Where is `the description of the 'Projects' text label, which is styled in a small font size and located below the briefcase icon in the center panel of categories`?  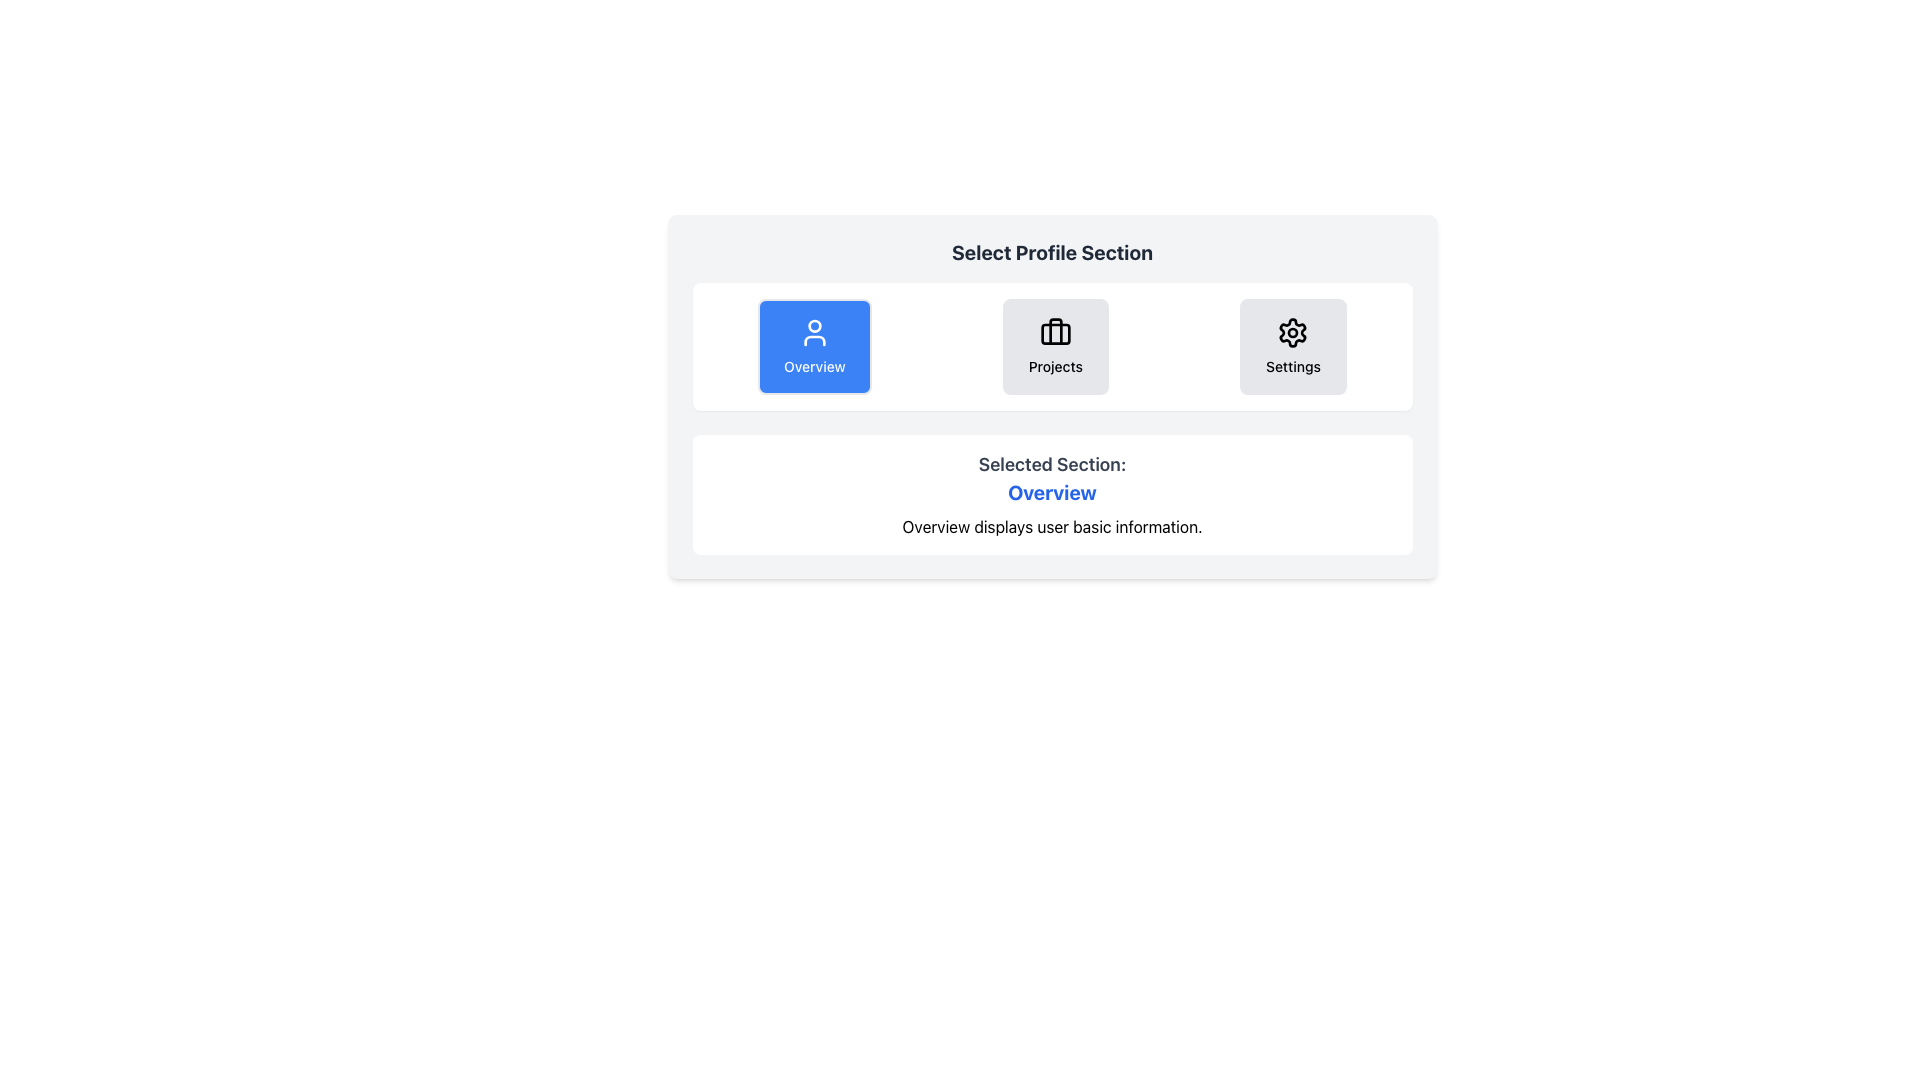
the description of the 'Projects' text label, which is styled in a small font size and located below the briefcase icon in the center panel of categories is located at coordinates (1054, 366).